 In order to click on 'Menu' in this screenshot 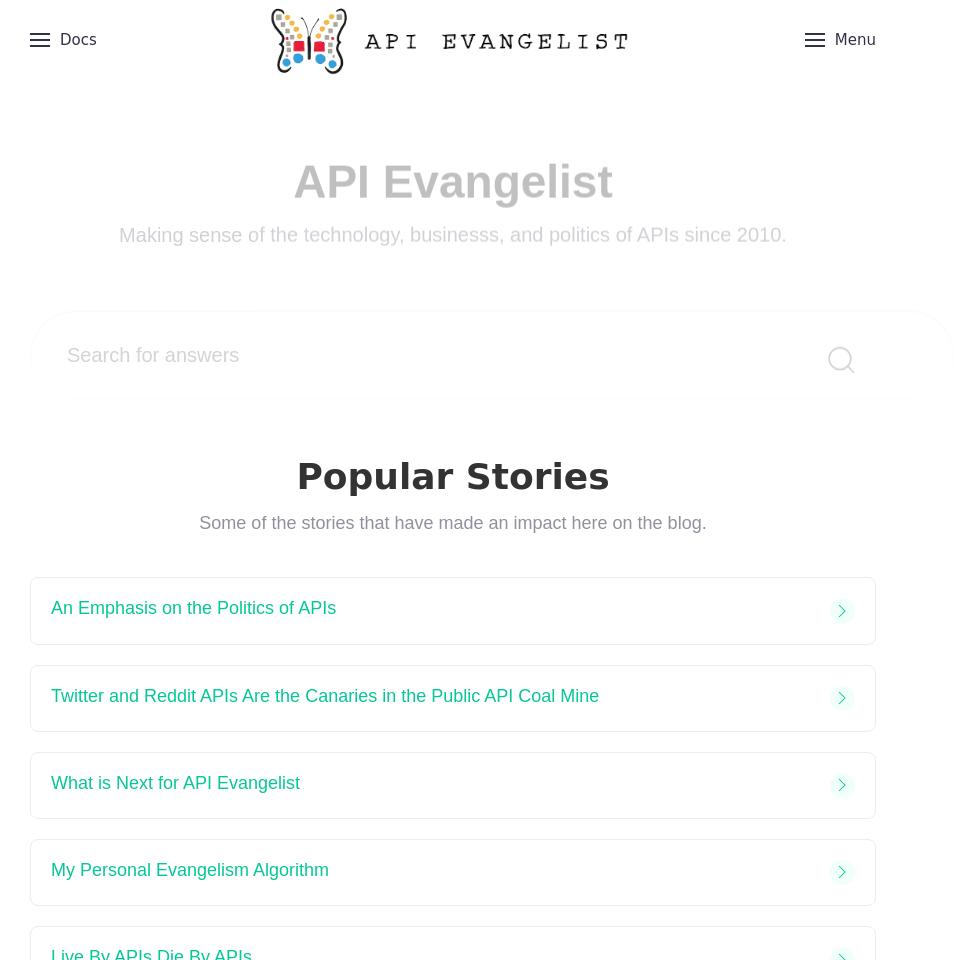, I will do `click(854, 39)`.